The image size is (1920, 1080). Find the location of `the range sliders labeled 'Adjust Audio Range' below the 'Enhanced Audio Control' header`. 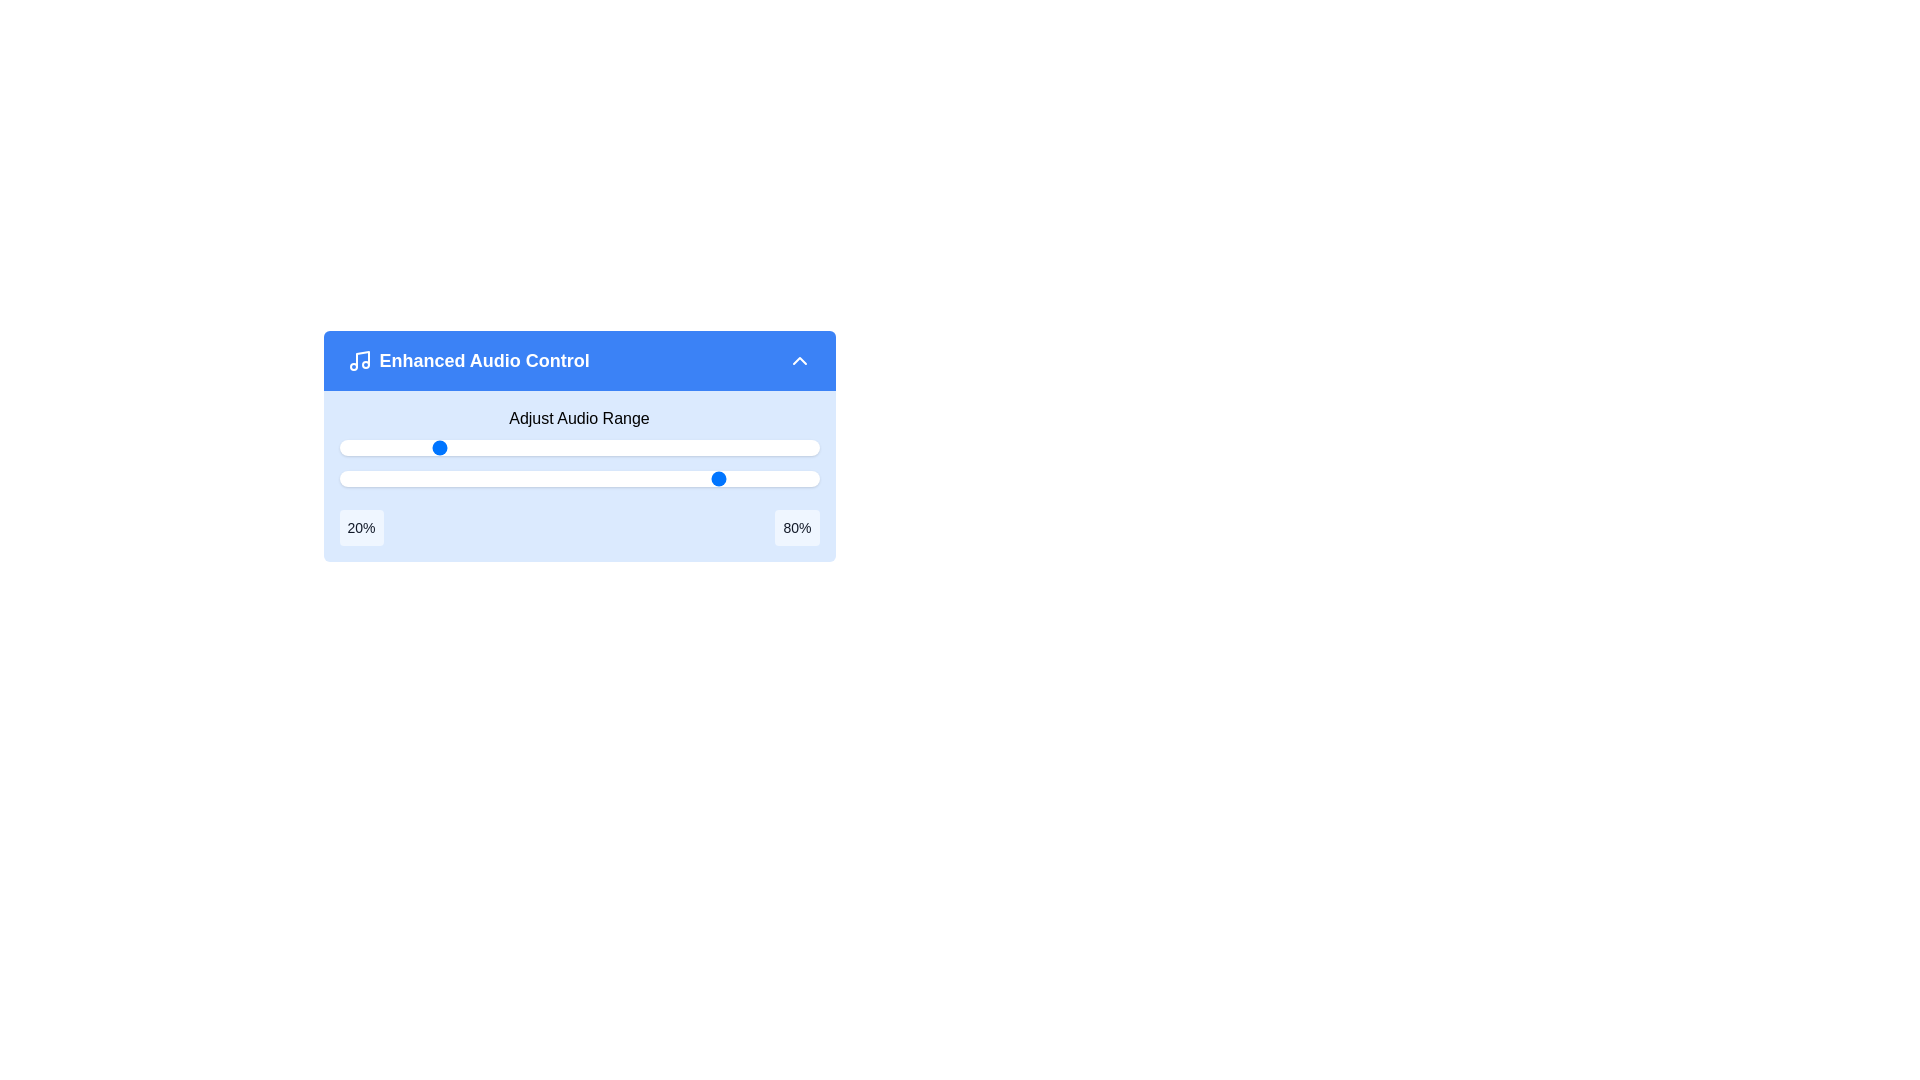

the range sliders labeled 'Adjust Audio Range' below the 'Enhanced Audio Control' header is located at coordinates (578, 476).